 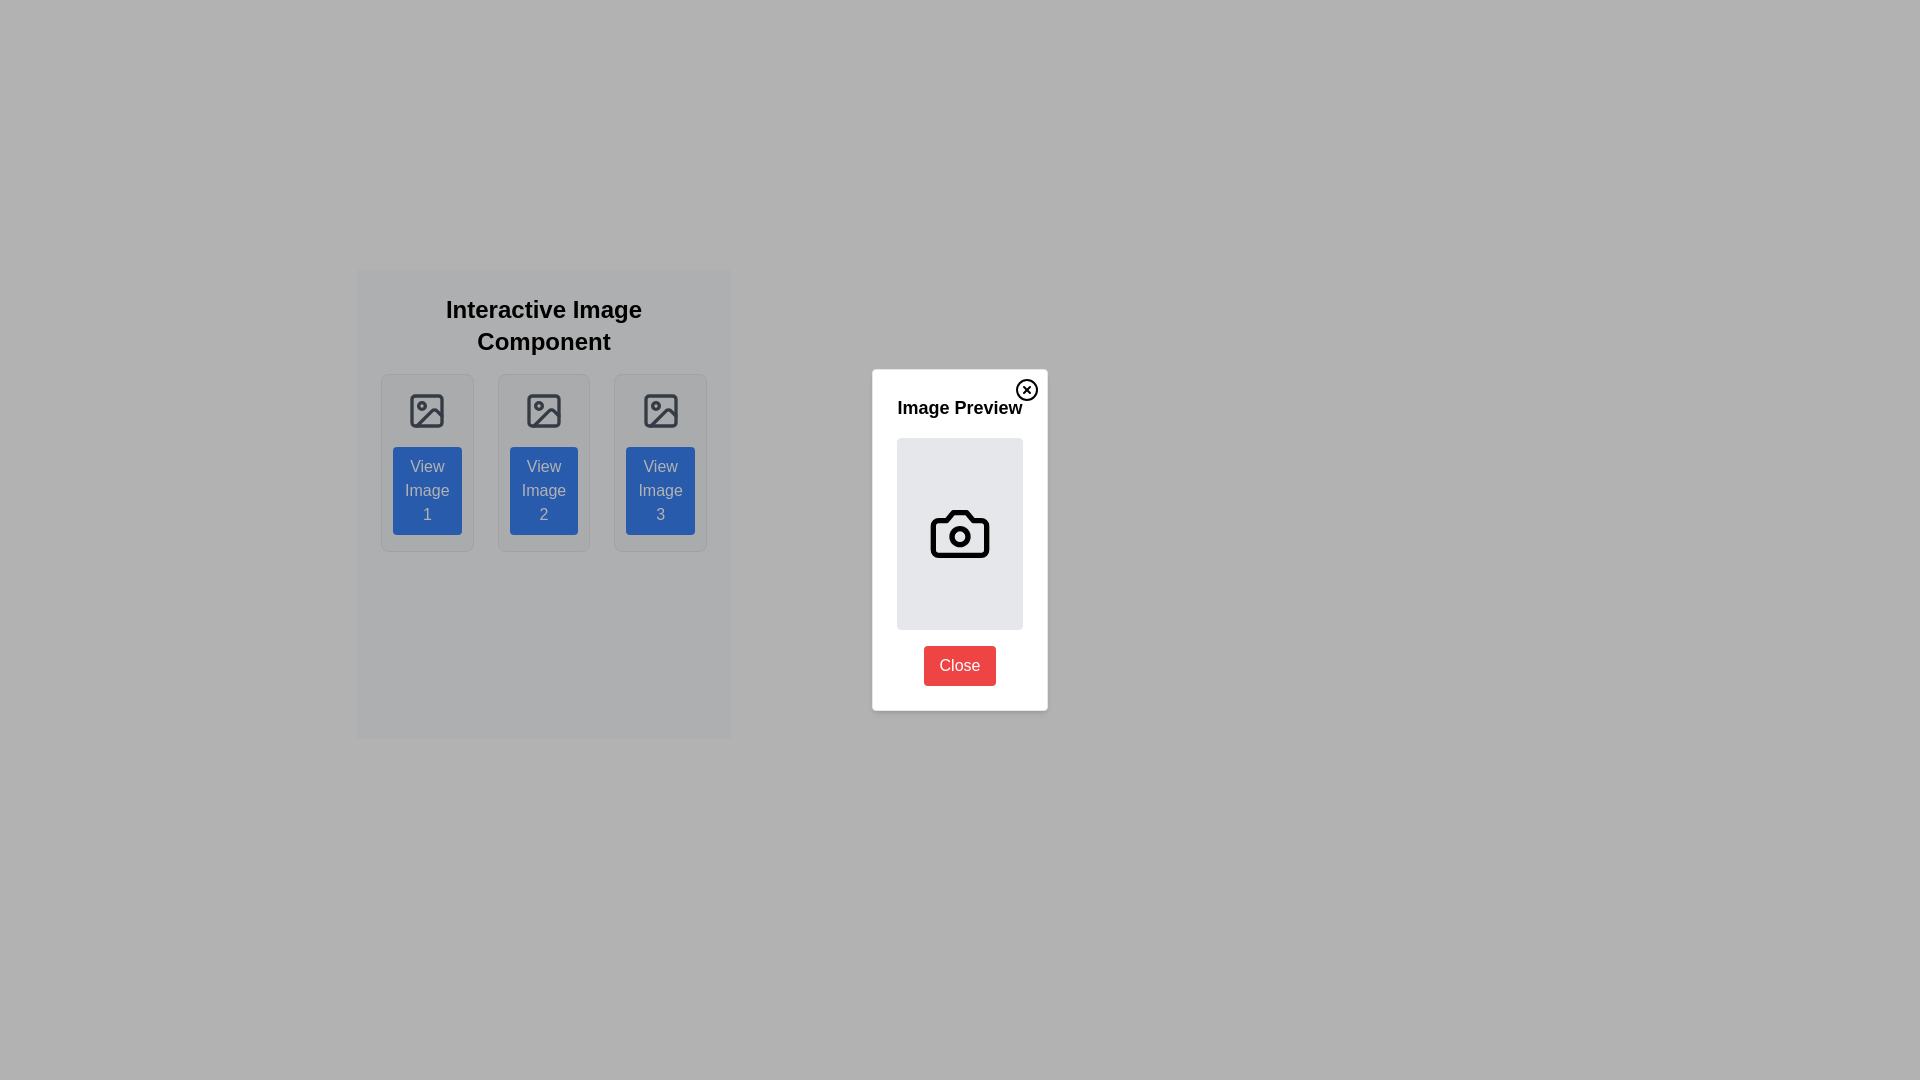 I want to click on the blue rectangular button labeled 'View Image 2', so click(x=543, y=462).